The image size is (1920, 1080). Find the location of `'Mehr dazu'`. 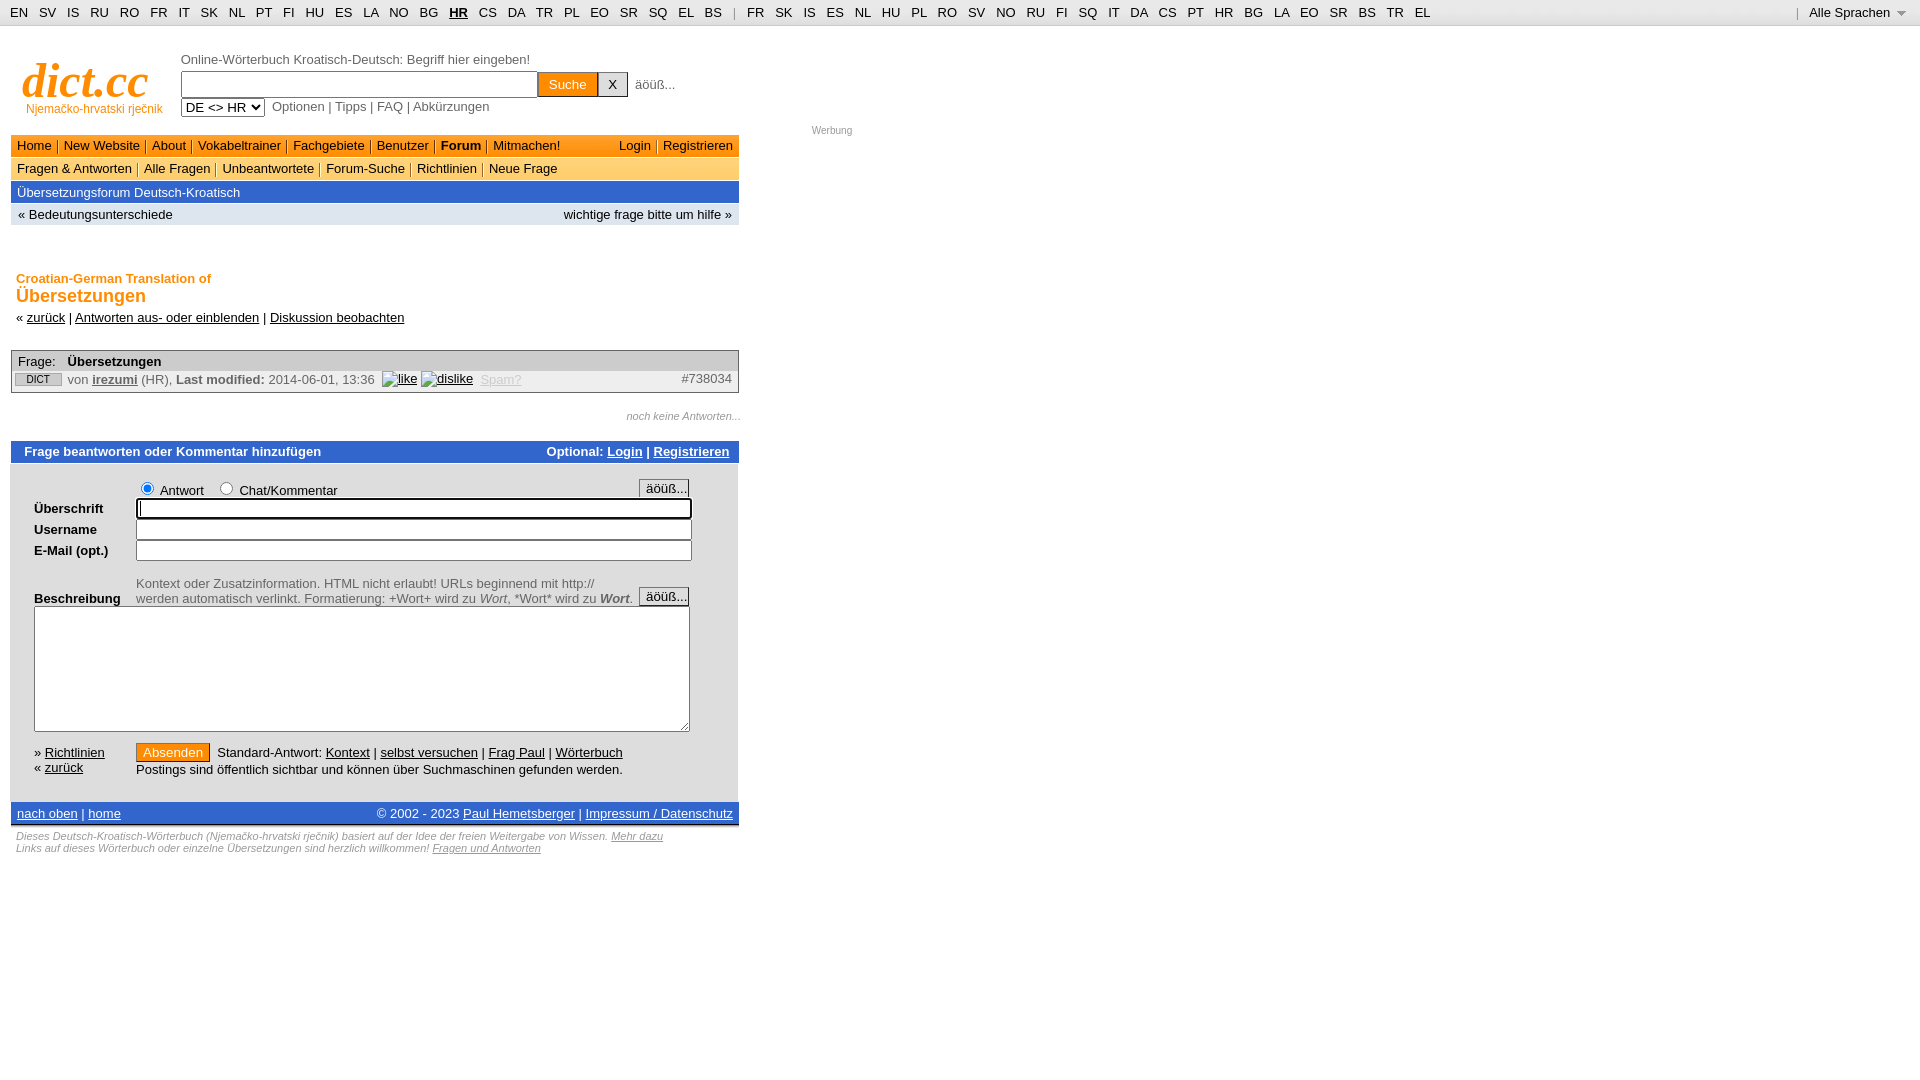

'Mehr dazu' is located at coordinates (636, 836).